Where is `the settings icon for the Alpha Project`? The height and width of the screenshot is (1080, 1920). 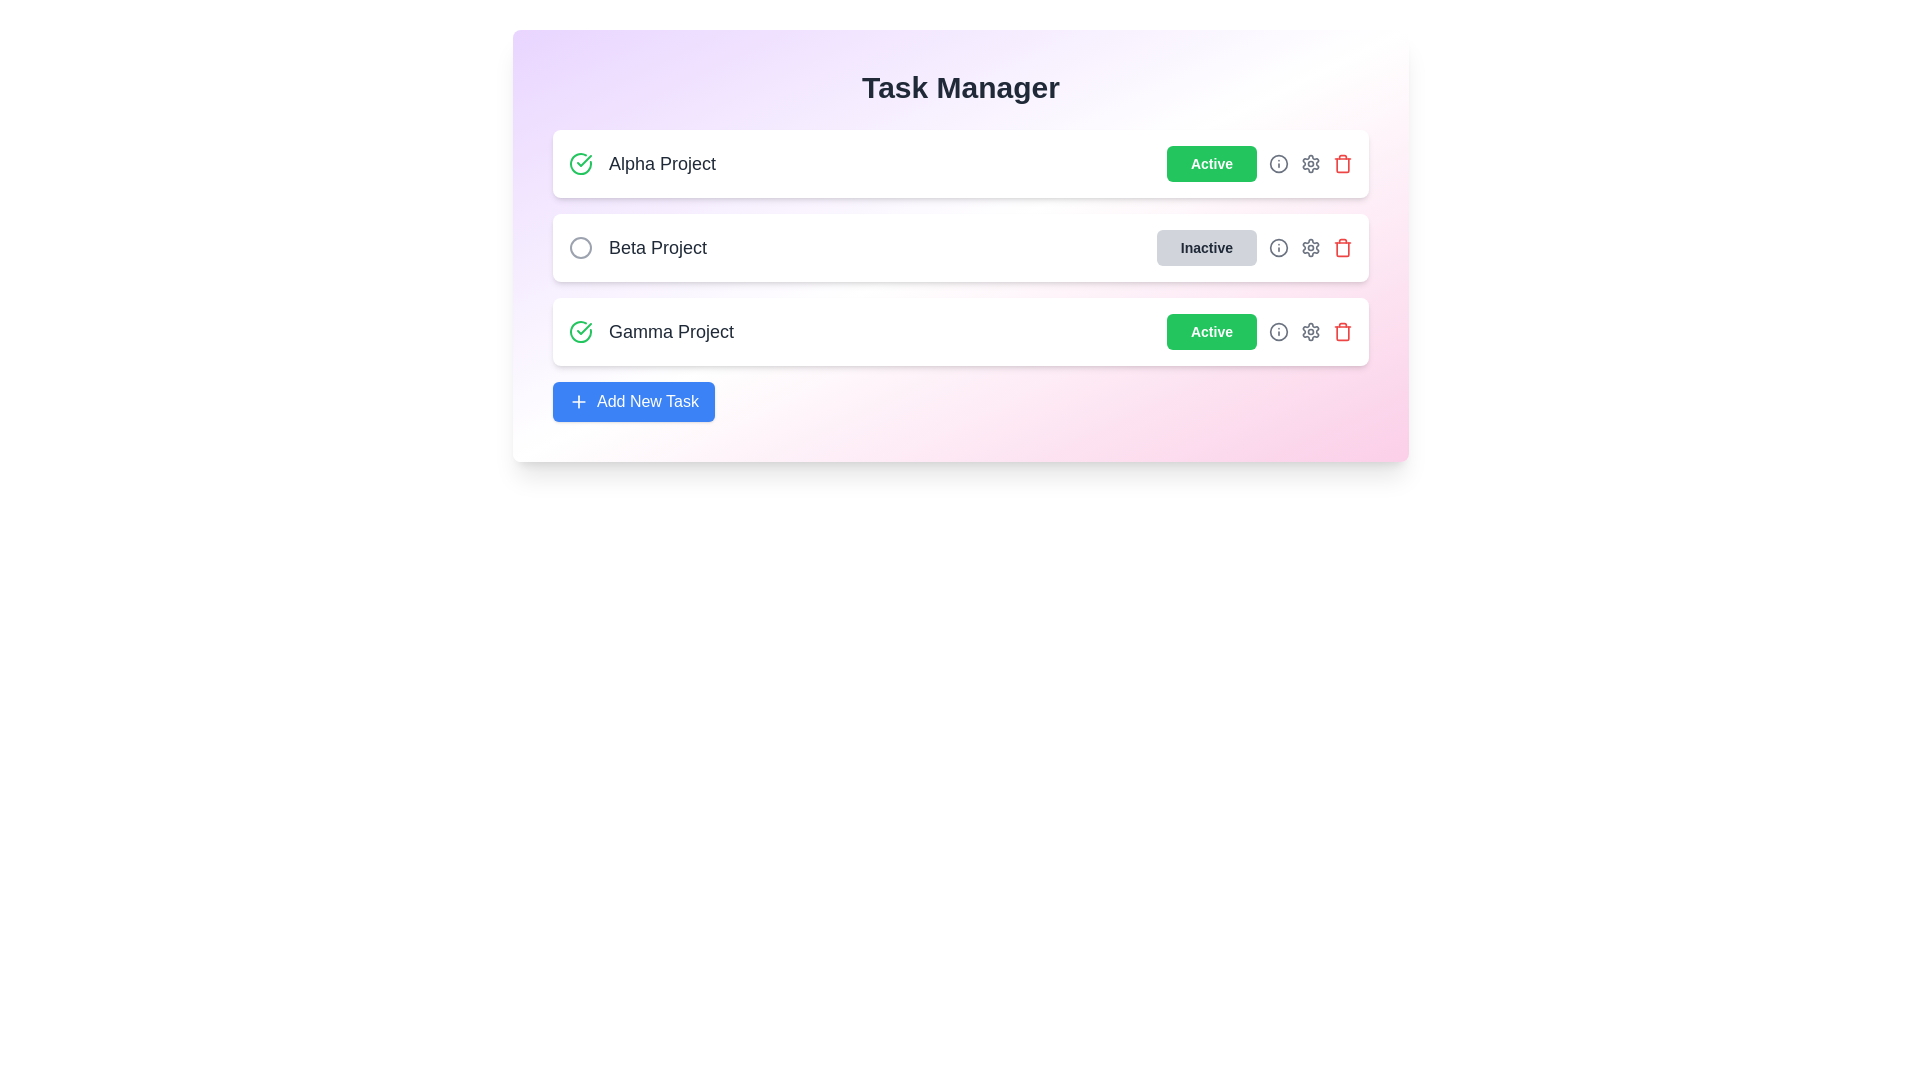
the settings icon for the Alpha Project is located at coordinates (1310, 163).